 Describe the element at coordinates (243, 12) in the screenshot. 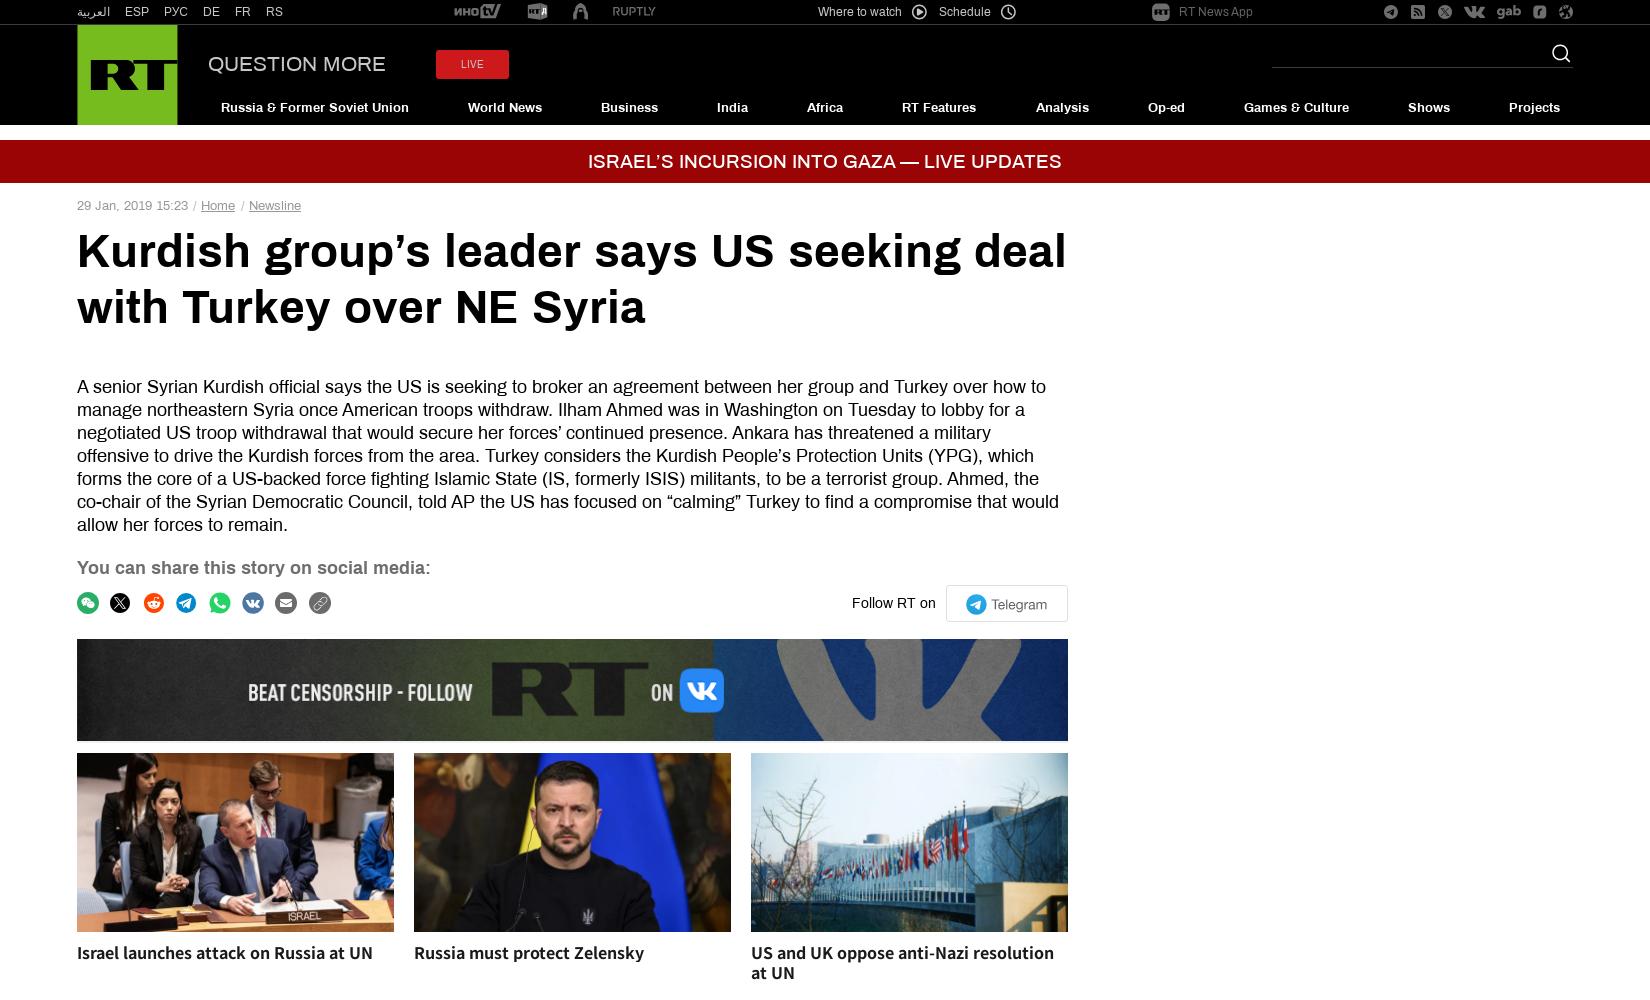

I see `'FR'` at that location.